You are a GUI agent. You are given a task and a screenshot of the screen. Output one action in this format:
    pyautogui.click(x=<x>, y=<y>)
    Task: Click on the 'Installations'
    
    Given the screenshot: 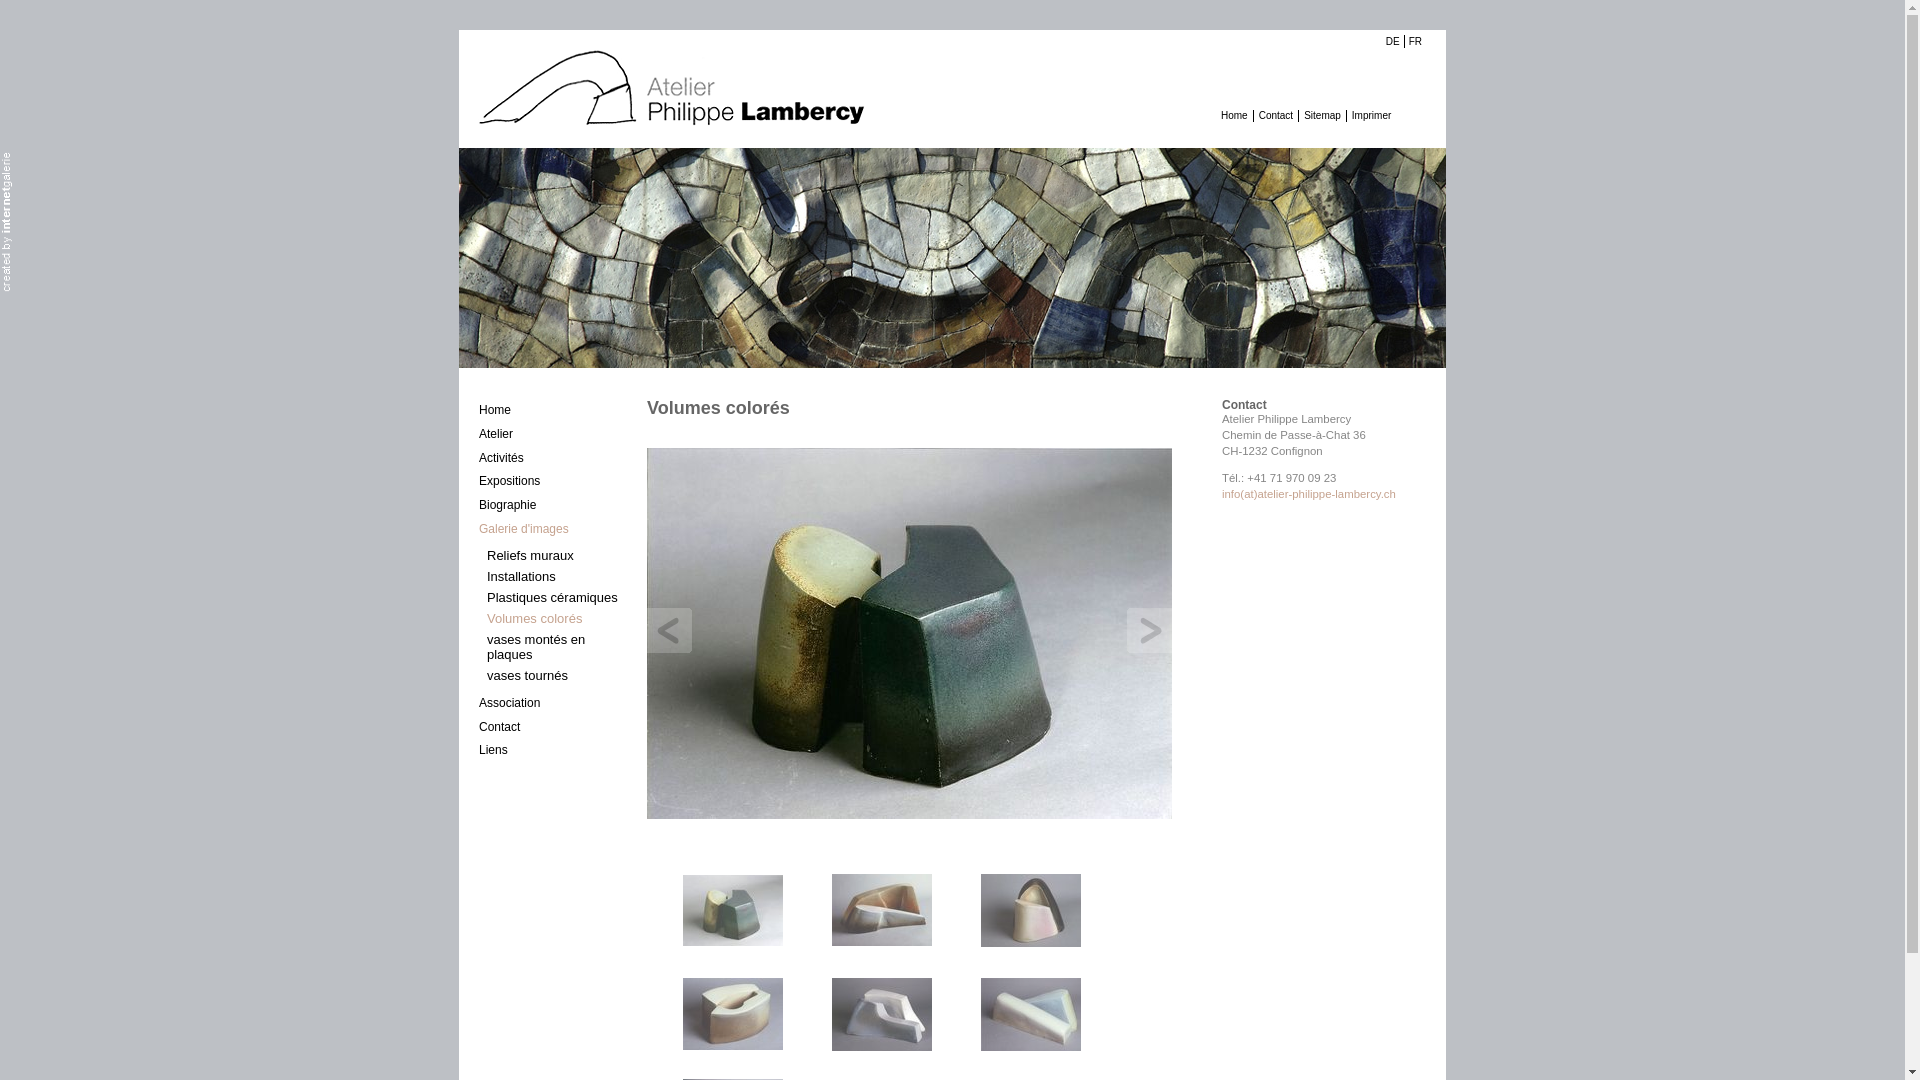 What is the action you would take?
    pyautogui.click(x=552, y=576)
    